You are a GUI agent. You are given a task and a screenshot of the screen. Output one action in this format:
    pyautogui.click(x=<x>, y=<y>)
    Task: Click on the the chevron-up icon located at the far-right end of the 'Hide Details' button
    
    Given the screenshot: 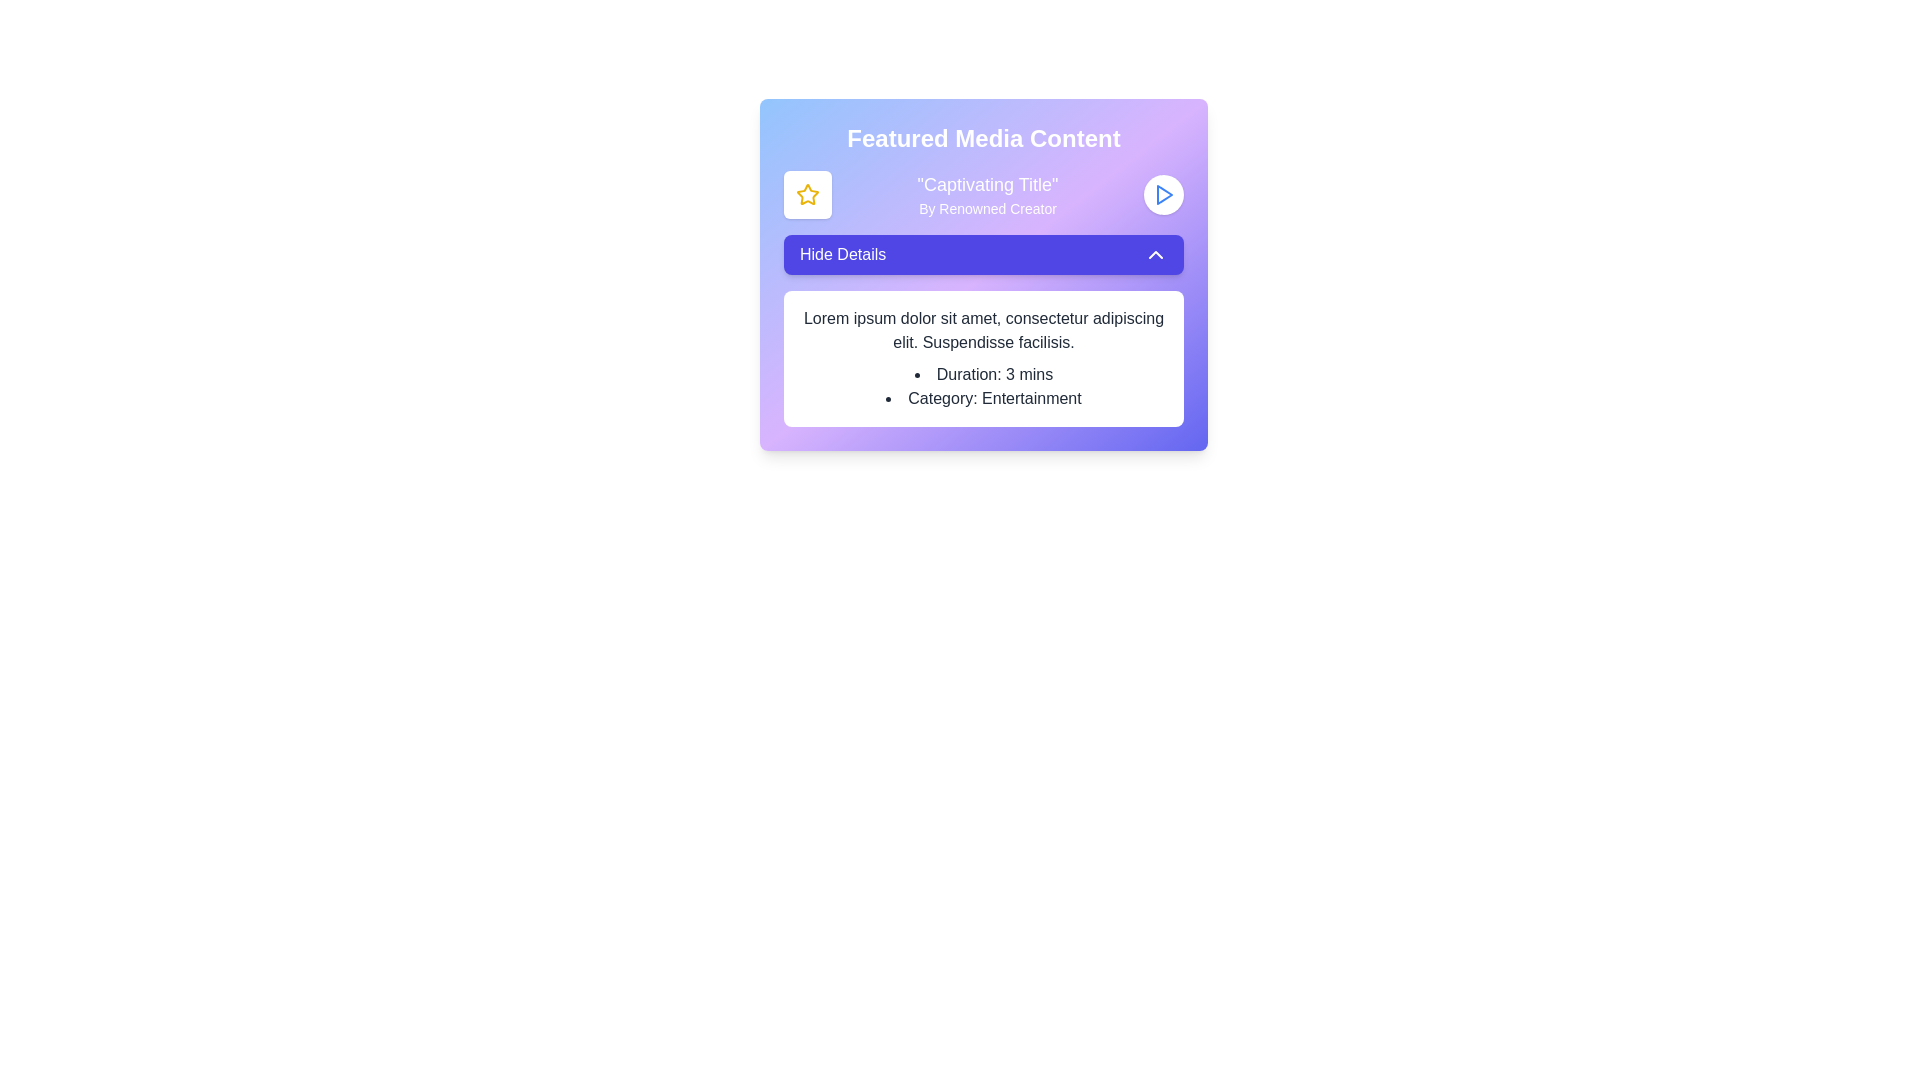 What is the action you would take?
    pyautogui.click(x=1156, y=253)
    